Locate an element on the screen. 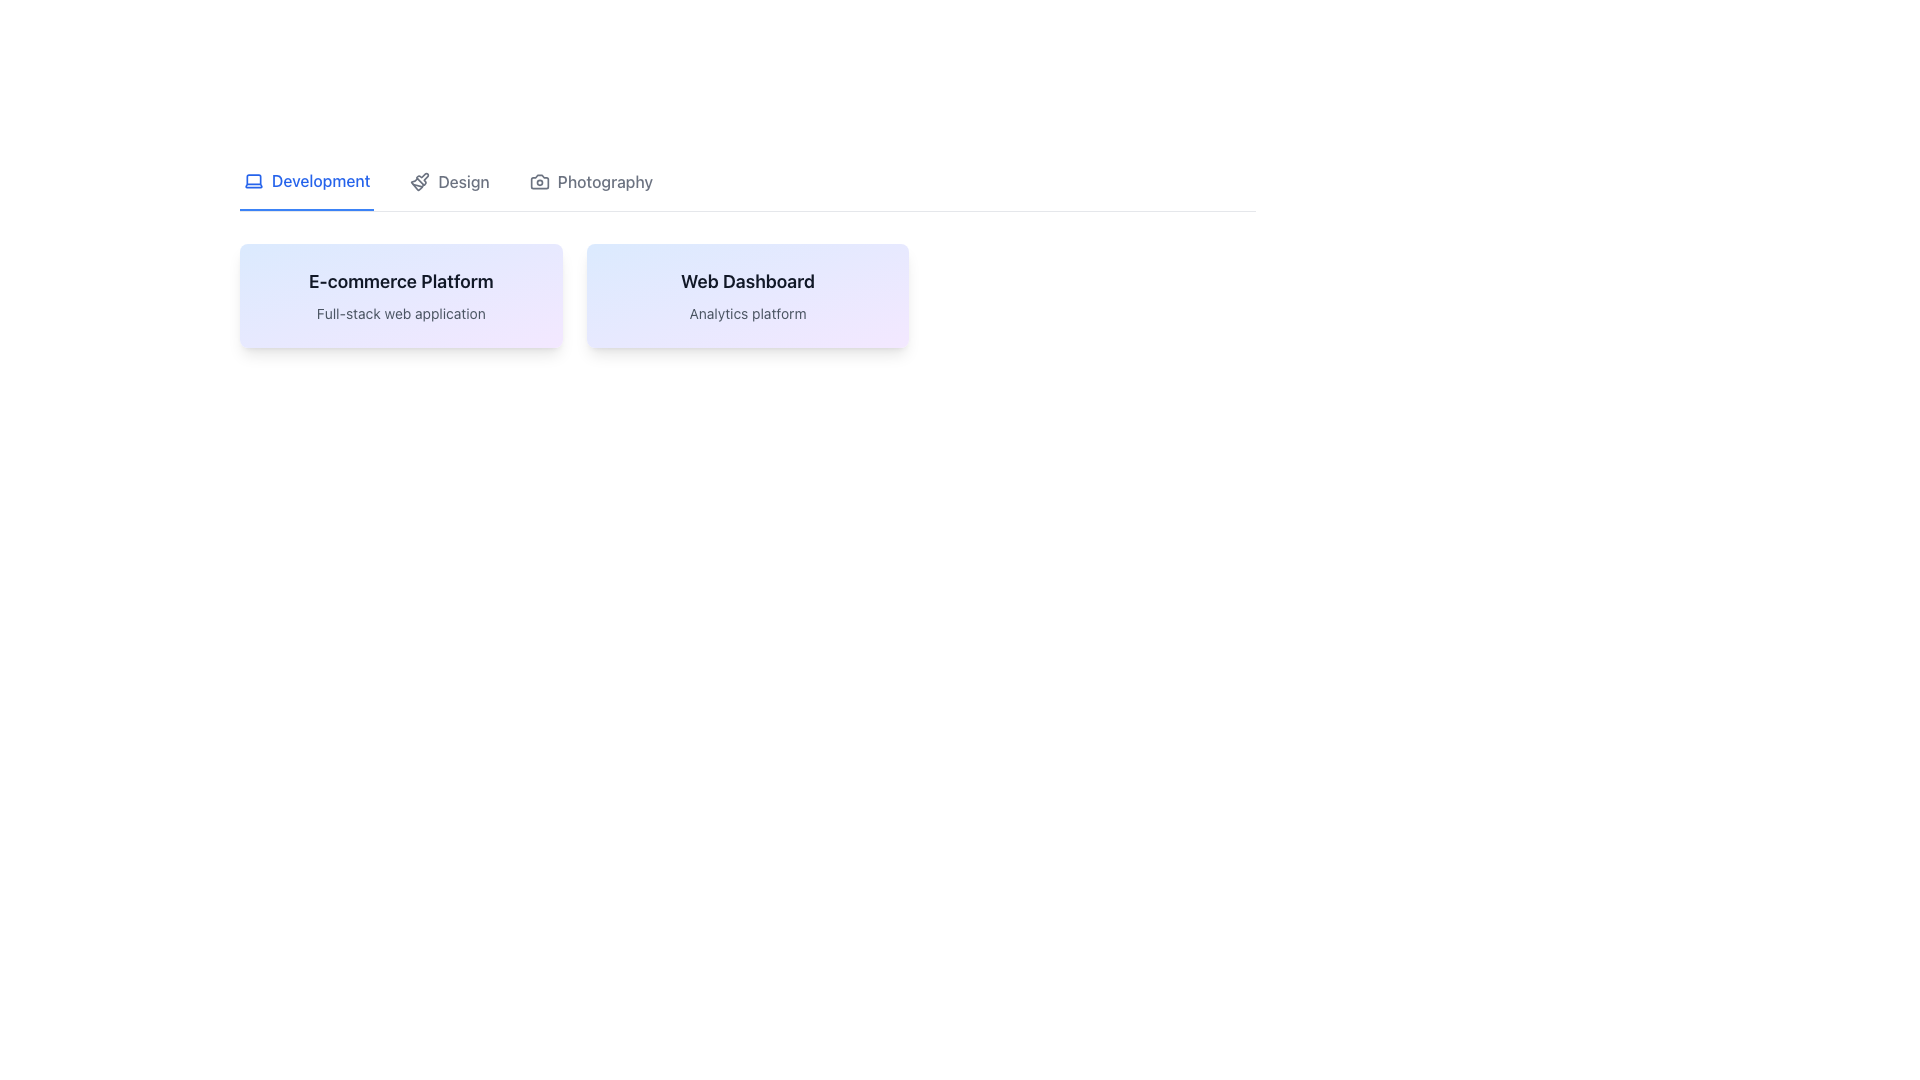  the laptop icon located to the left of the 'Development' label in the horizontal navigation bar for navigation context is located at coordinates (253, 181).